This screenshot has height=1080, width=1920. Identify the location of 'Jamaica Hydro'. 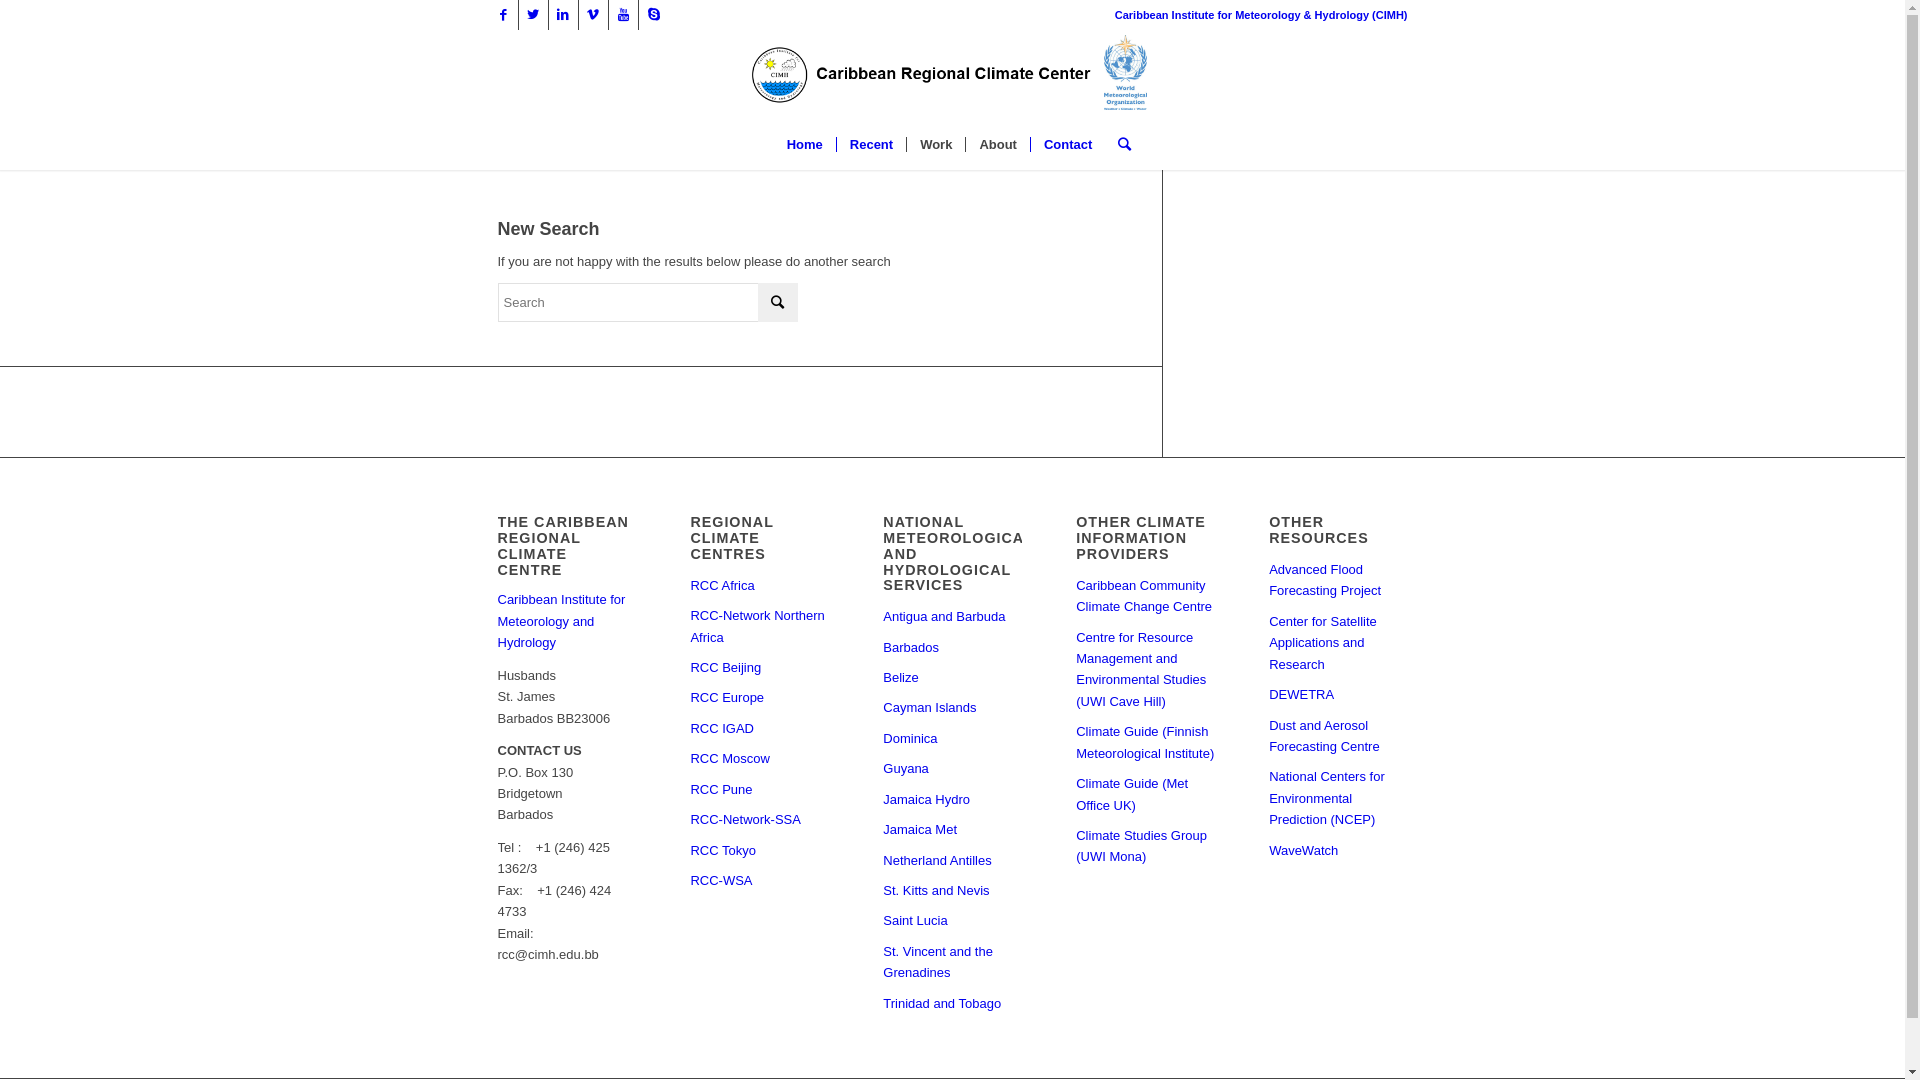
(950, 798).